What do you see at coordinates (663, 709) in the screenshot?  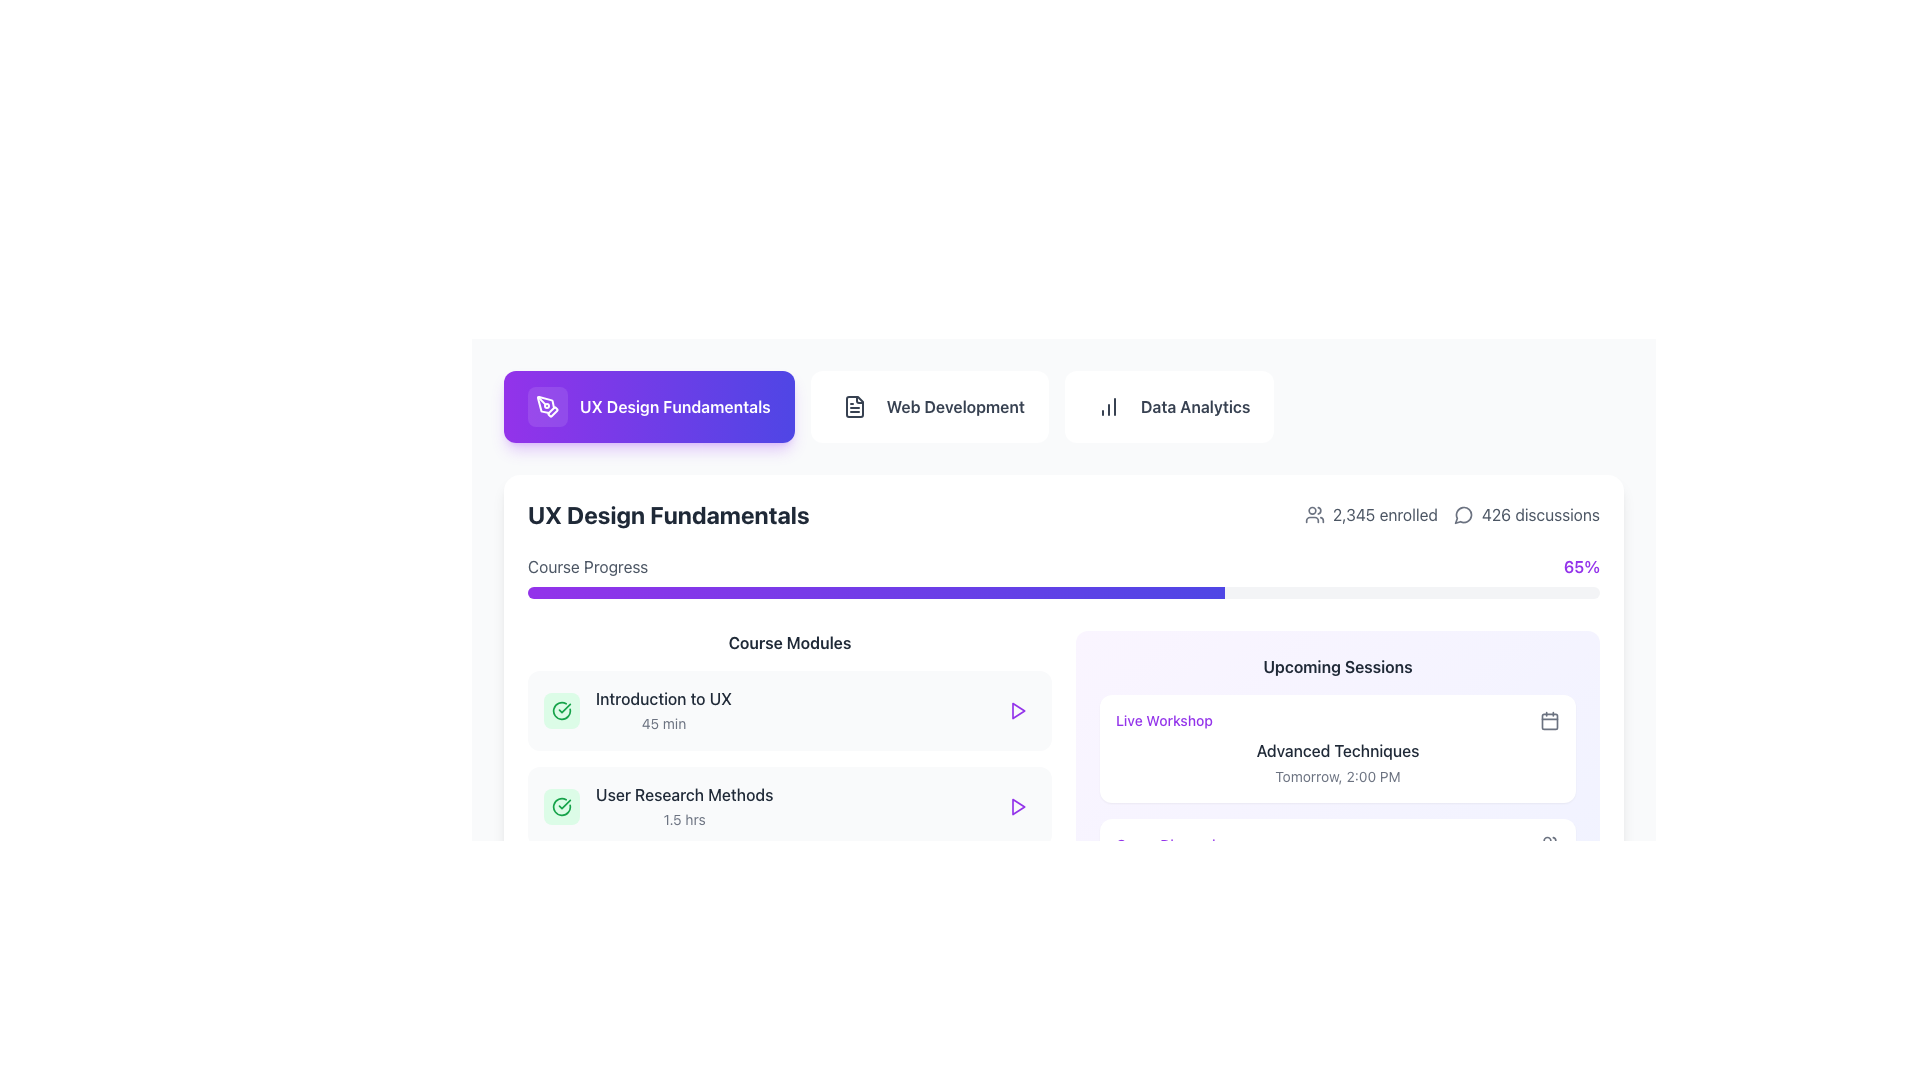 I see `the text label titled 'Introduction to UX' which includes the subtitle '45 min', located in the 'Course Modules' section` at bounding box center [663, 709].